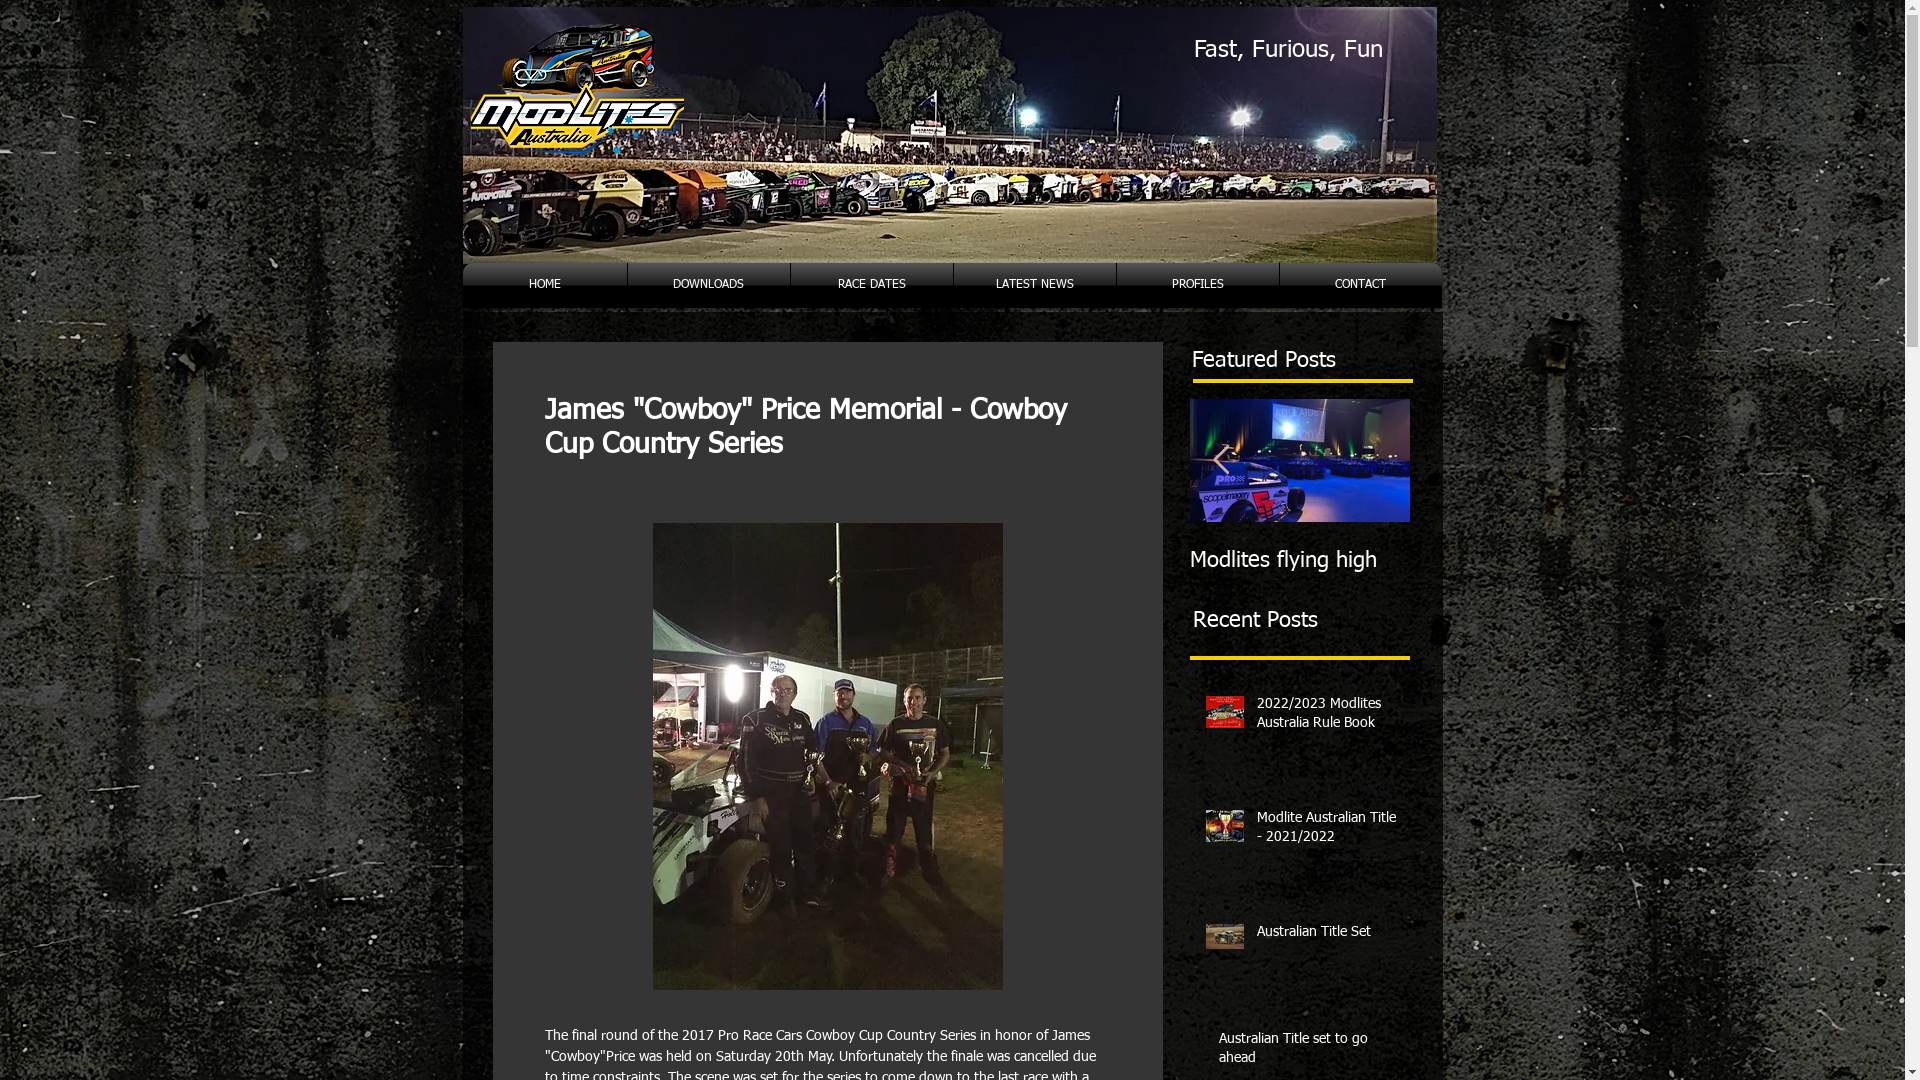 The height and width of the screenshot is (1080, 1920). What do you see at coordinates (1309, 1052) in the screenshot?
I see `'Australian Title set to go ahead'` at bounding box center [1309, 1052].